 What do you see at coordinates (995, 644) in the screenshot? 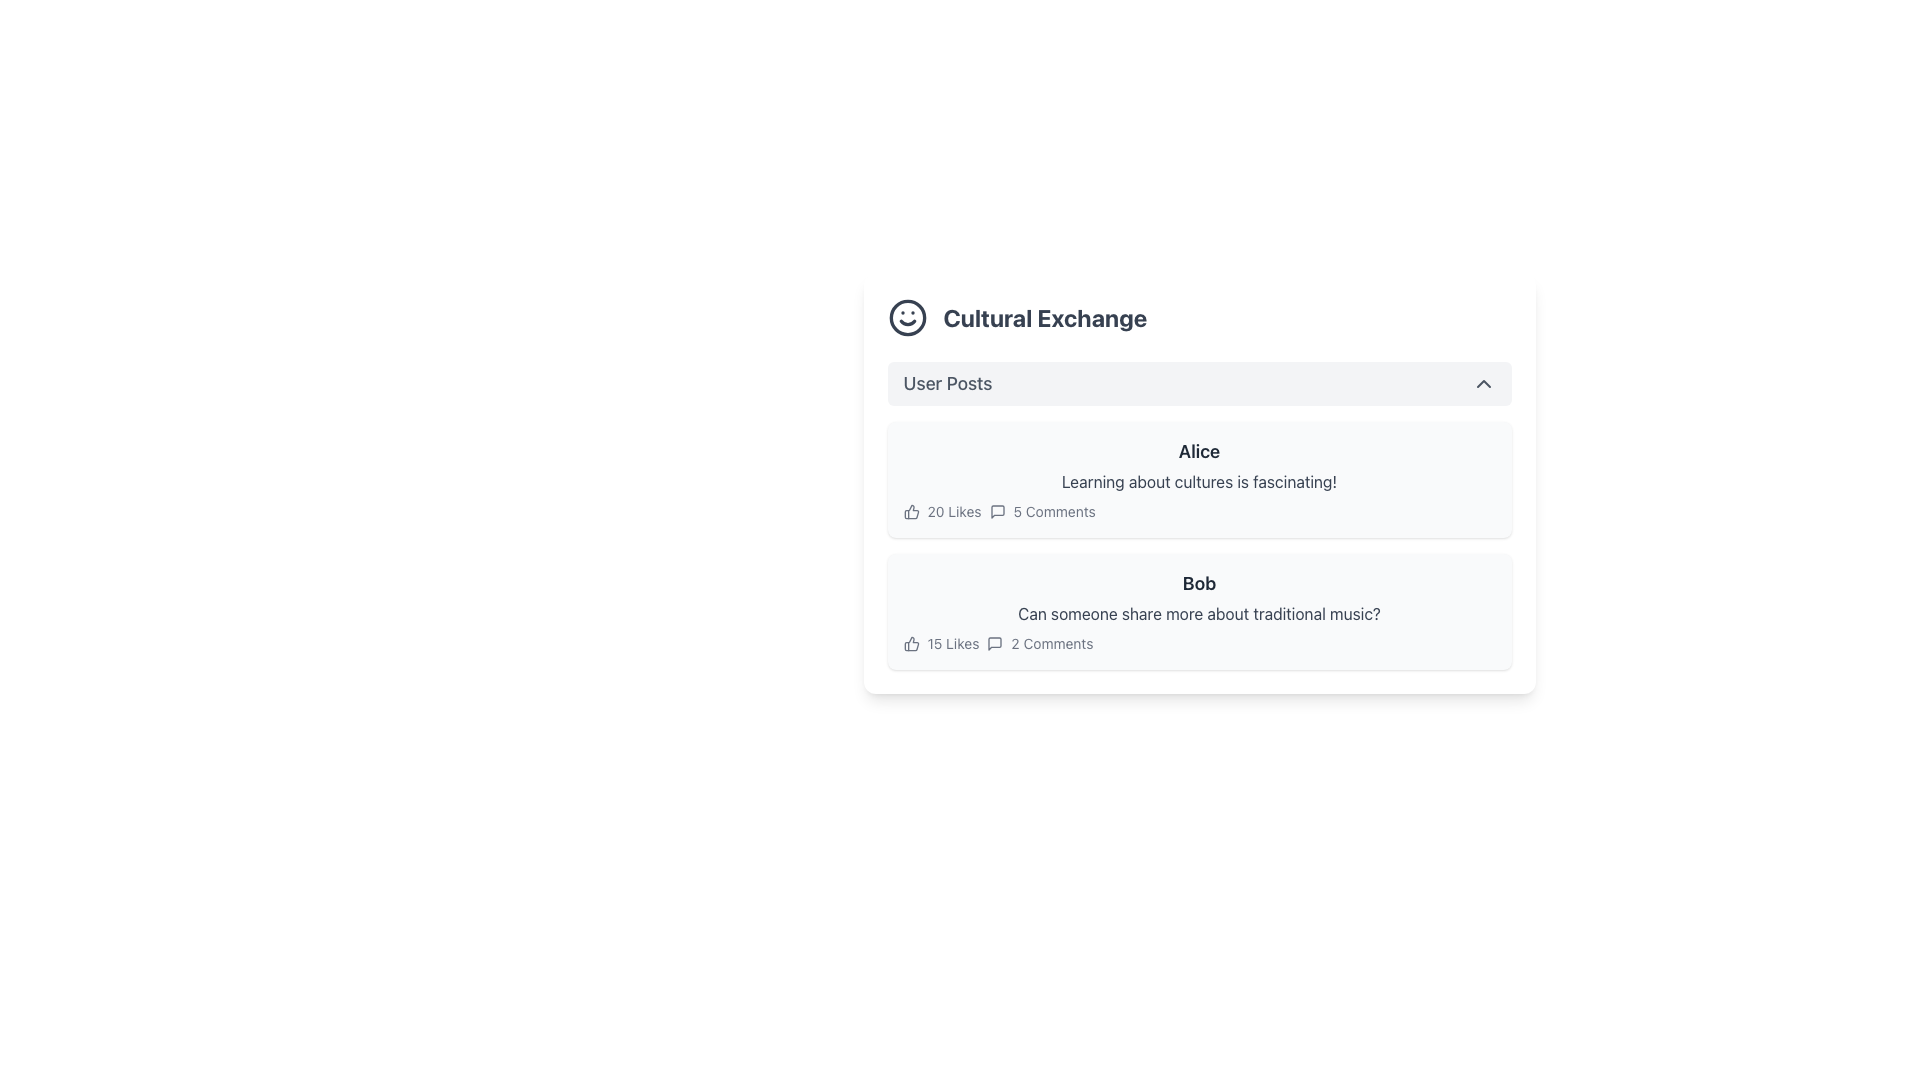
I see `the comment icon located between '15 Likes' and '2 Comments' under Bob's post, which visually indicates the comments feature` at bounding box center [995, 644].